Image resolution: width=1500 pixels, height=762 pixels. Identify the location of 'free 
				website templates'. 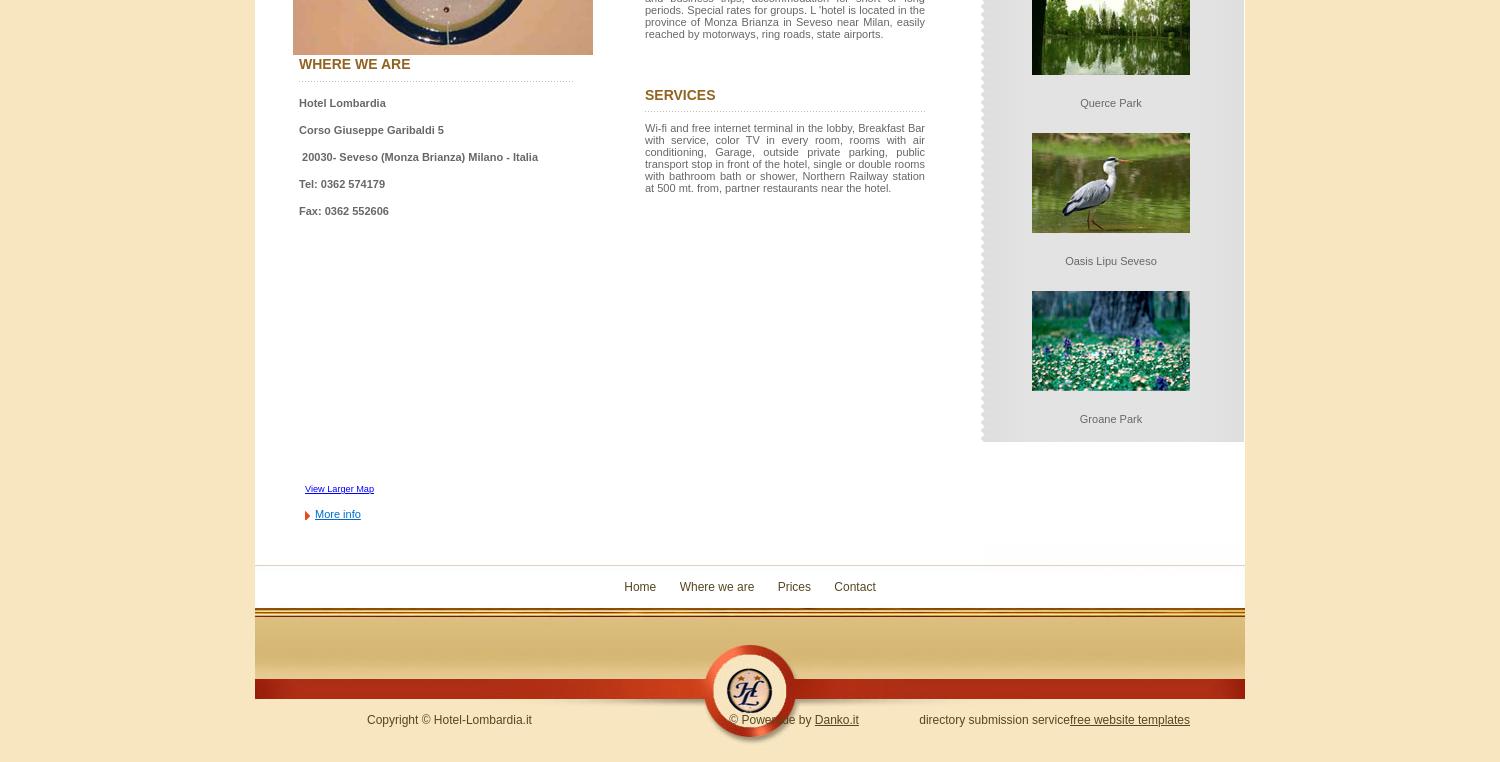
(1129, 720).